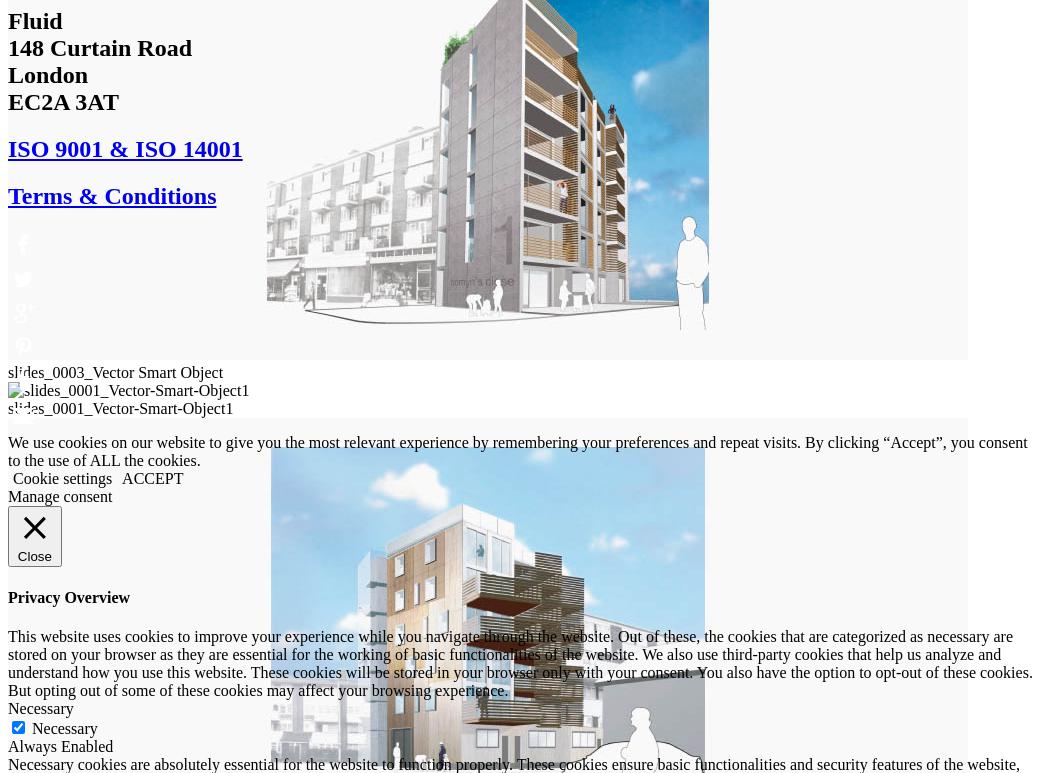 Image resolution: width=1050 pixels, height=773 pixels. What do you see at coordinates (34, 20) in the screenshot?
I see `'Fluid'` at bounding box center [34, 20].